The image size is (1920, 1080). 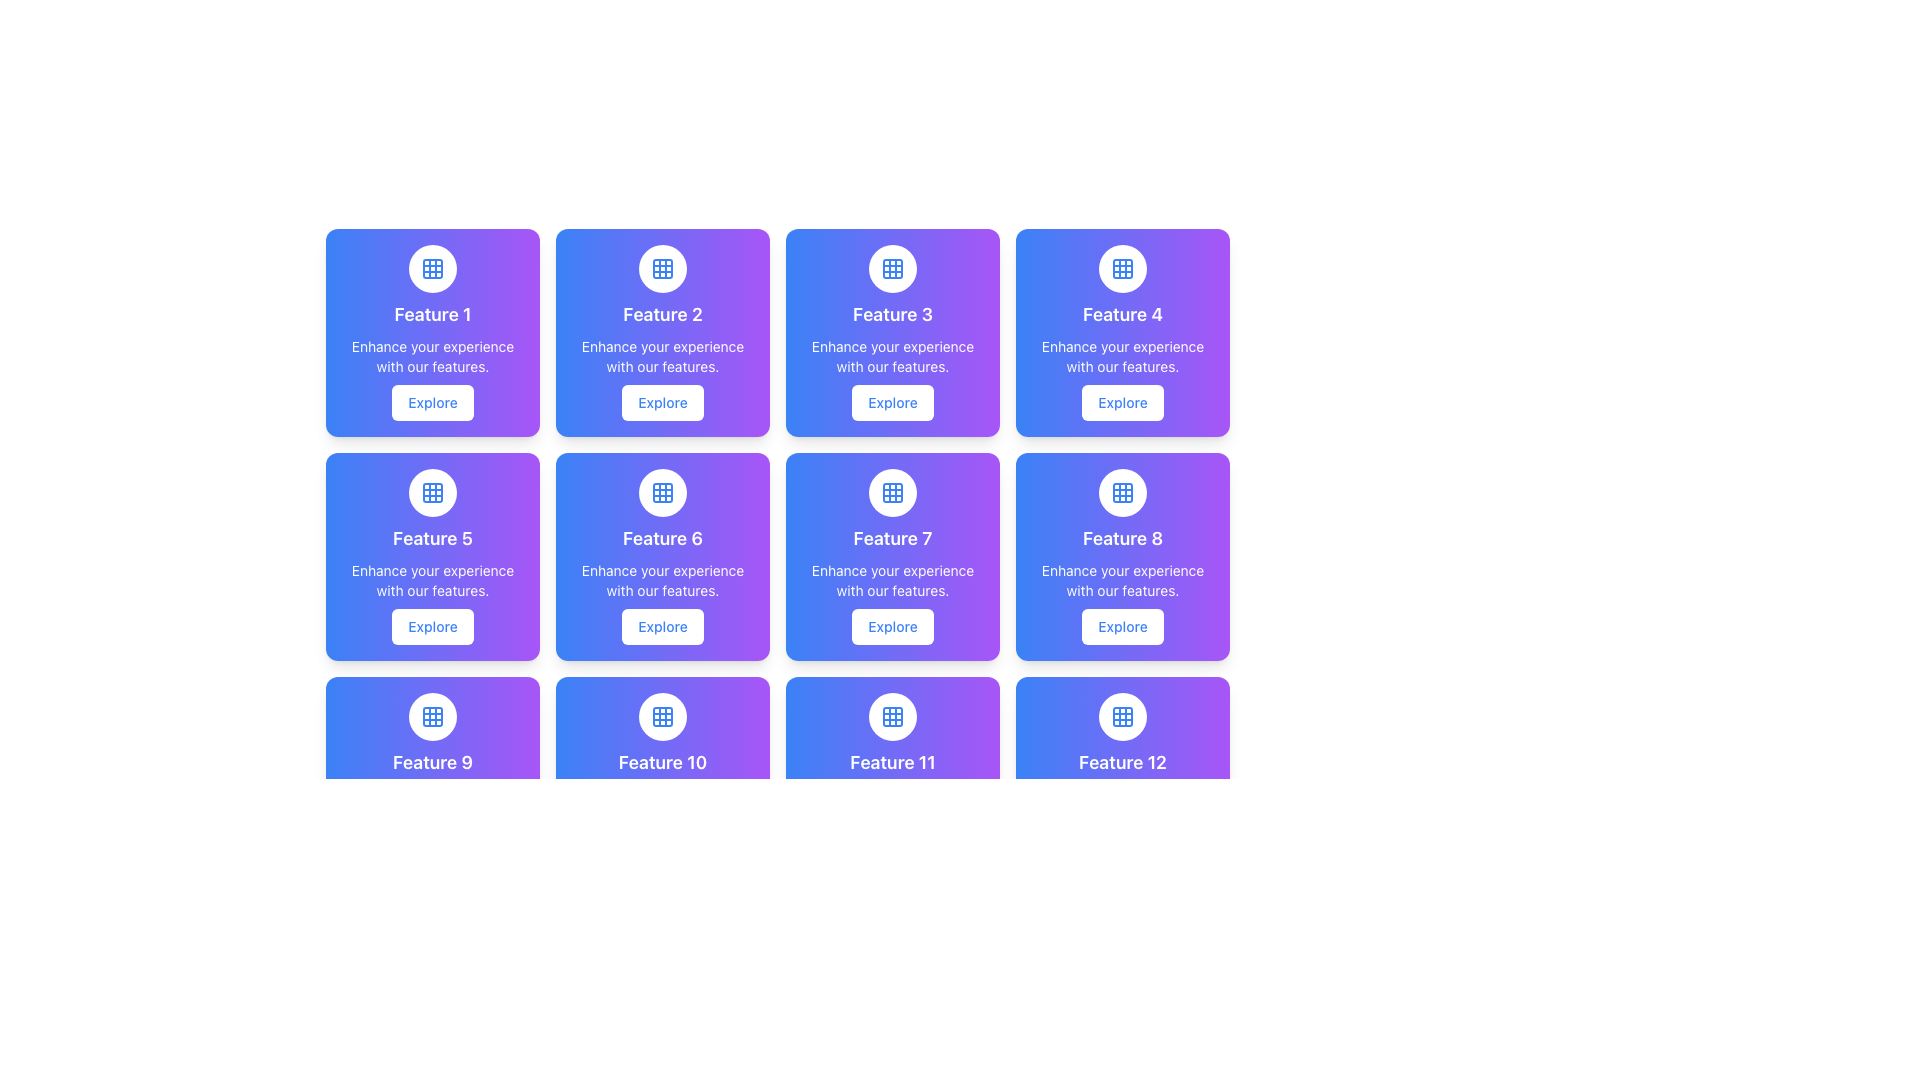 I want to click on the 'Explore' button located beneath the text 'Enhance your experience with our features.' in the 'Feature 2' card, so click(x=662, y=402).